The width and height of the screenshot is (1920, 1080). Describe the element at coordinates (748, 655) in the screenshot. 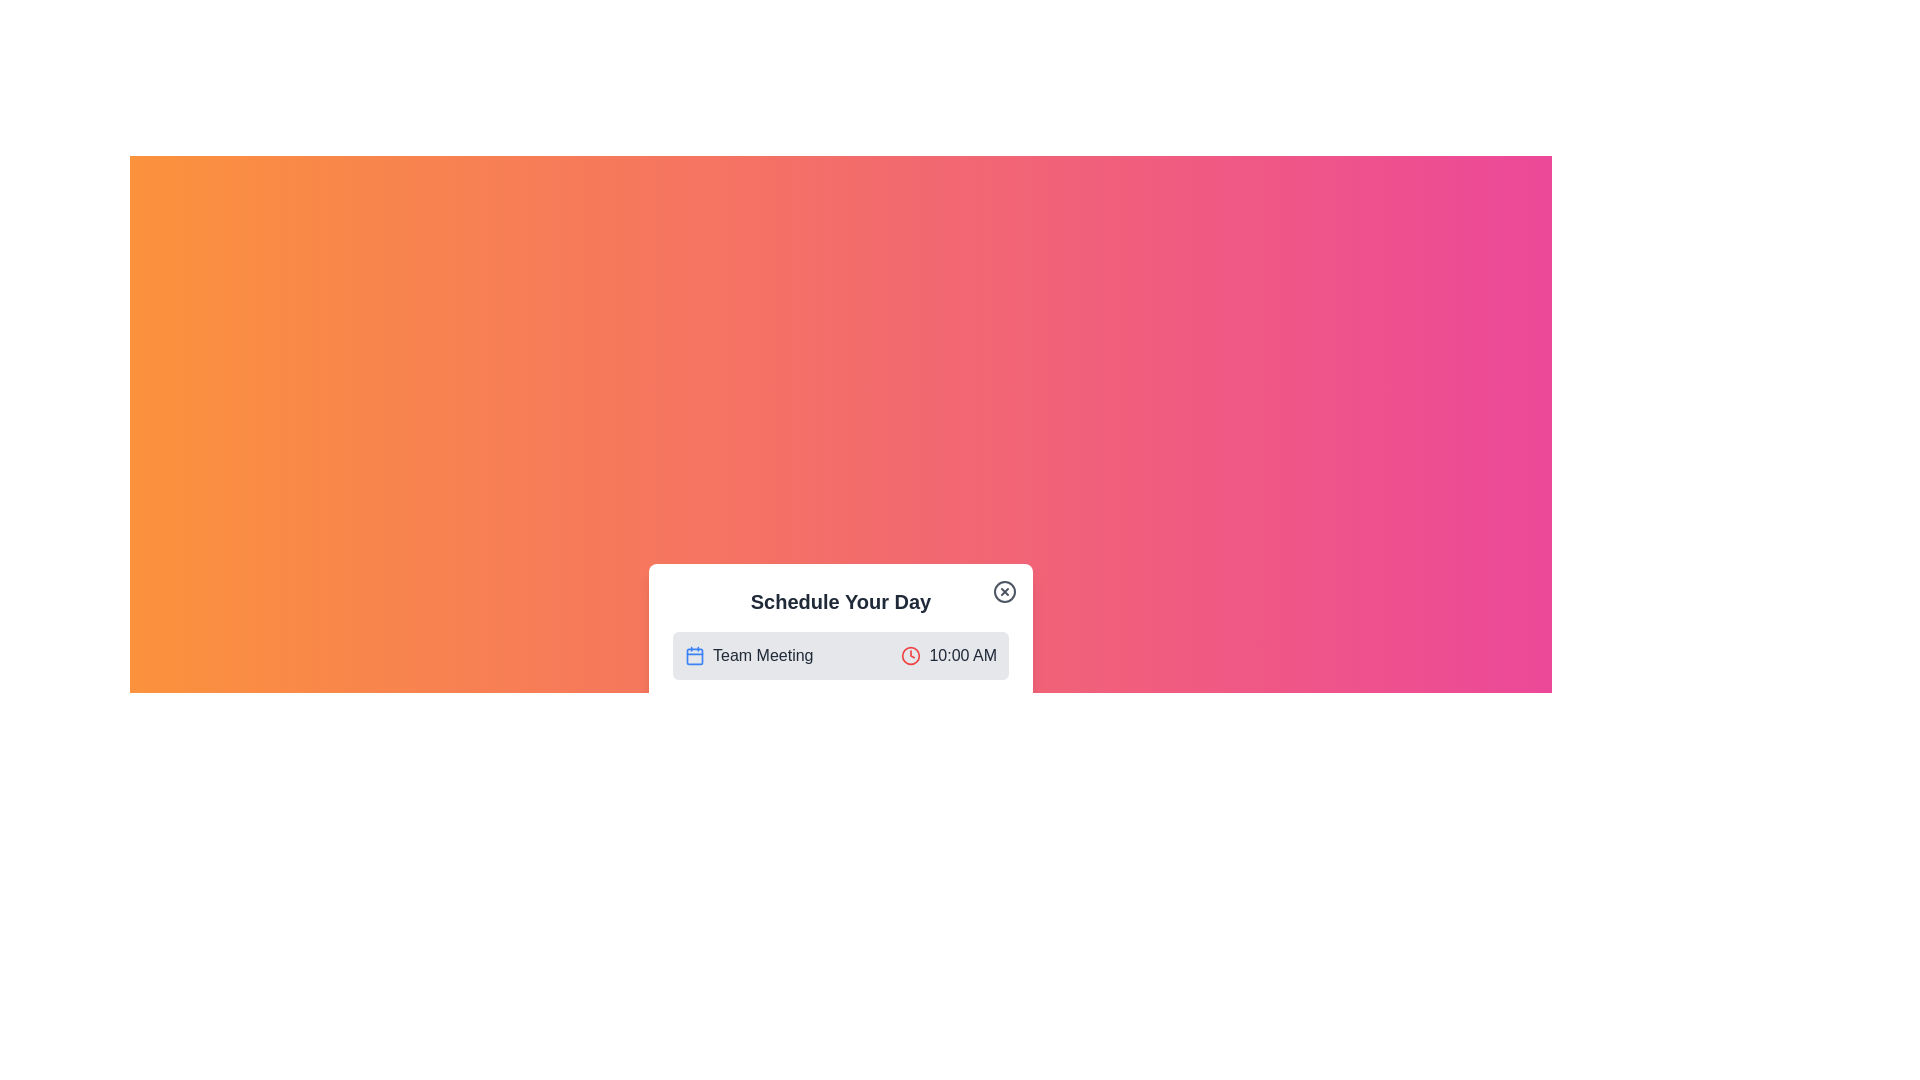

I see `the 'Team Meeting' text label with the blue calendar book icon` at that location.